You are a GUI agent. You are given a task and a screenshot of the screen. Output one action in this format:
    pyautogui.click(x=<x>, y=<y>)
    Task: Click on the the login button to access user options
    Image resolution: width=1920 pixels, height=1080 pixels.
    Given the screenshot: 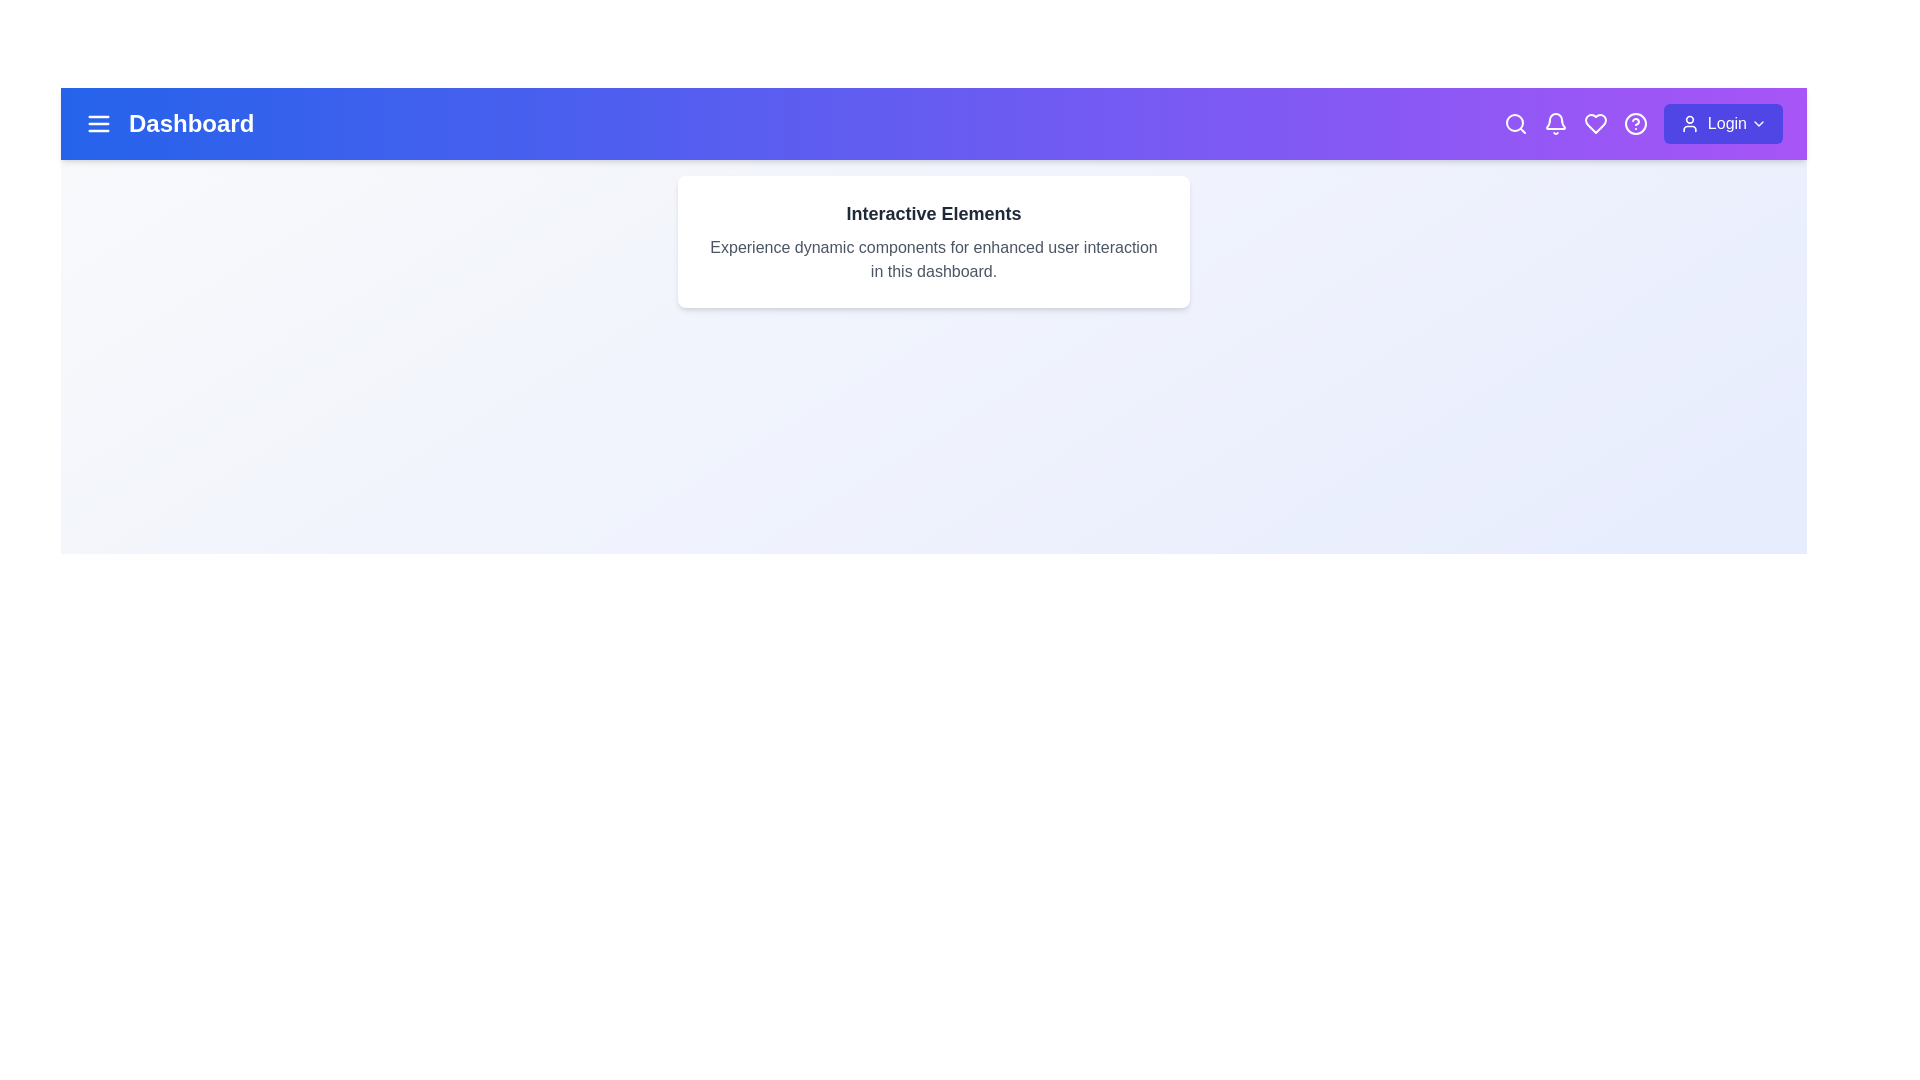 What is the action you would take?
    pyautogui.click(x=1722, y=123)
    